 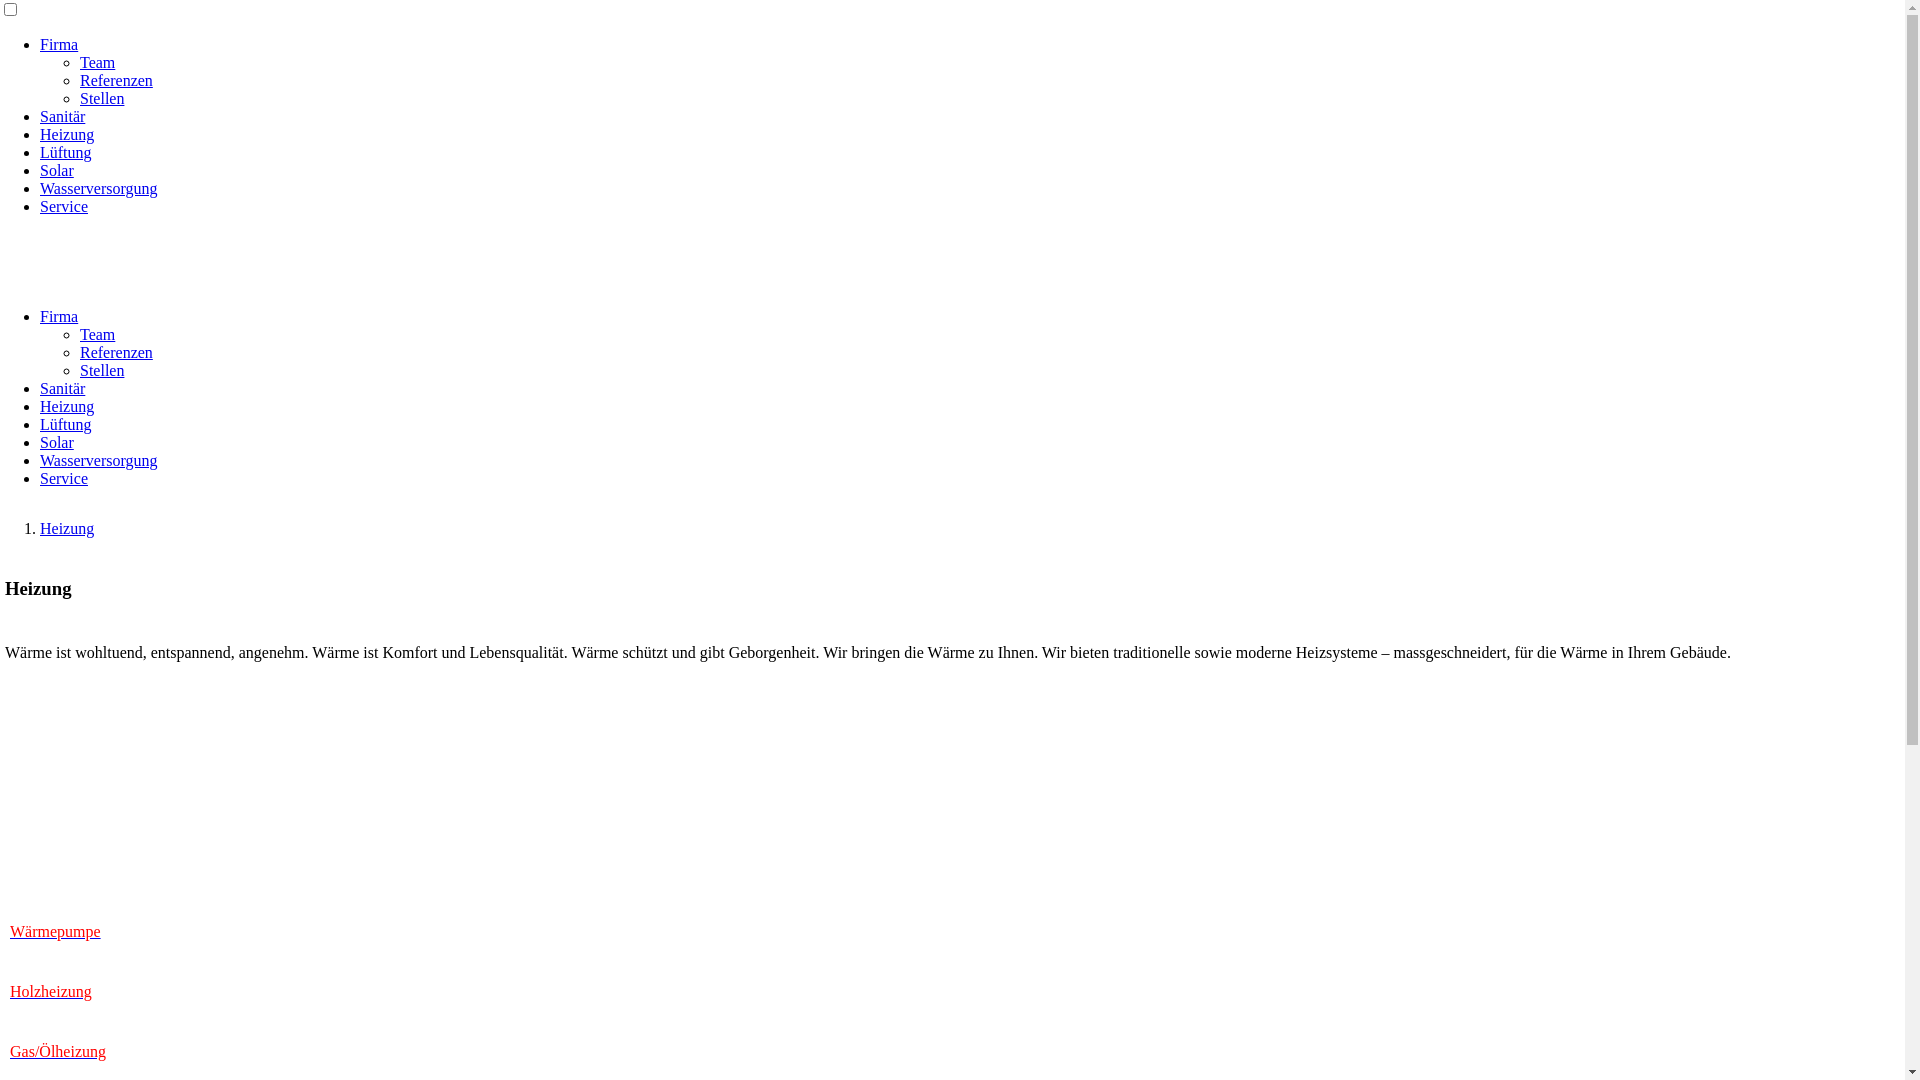 What do you see at coordinates (39, 478) in the screenshot?
I see `'Service'` at bounding box center [39, 478].